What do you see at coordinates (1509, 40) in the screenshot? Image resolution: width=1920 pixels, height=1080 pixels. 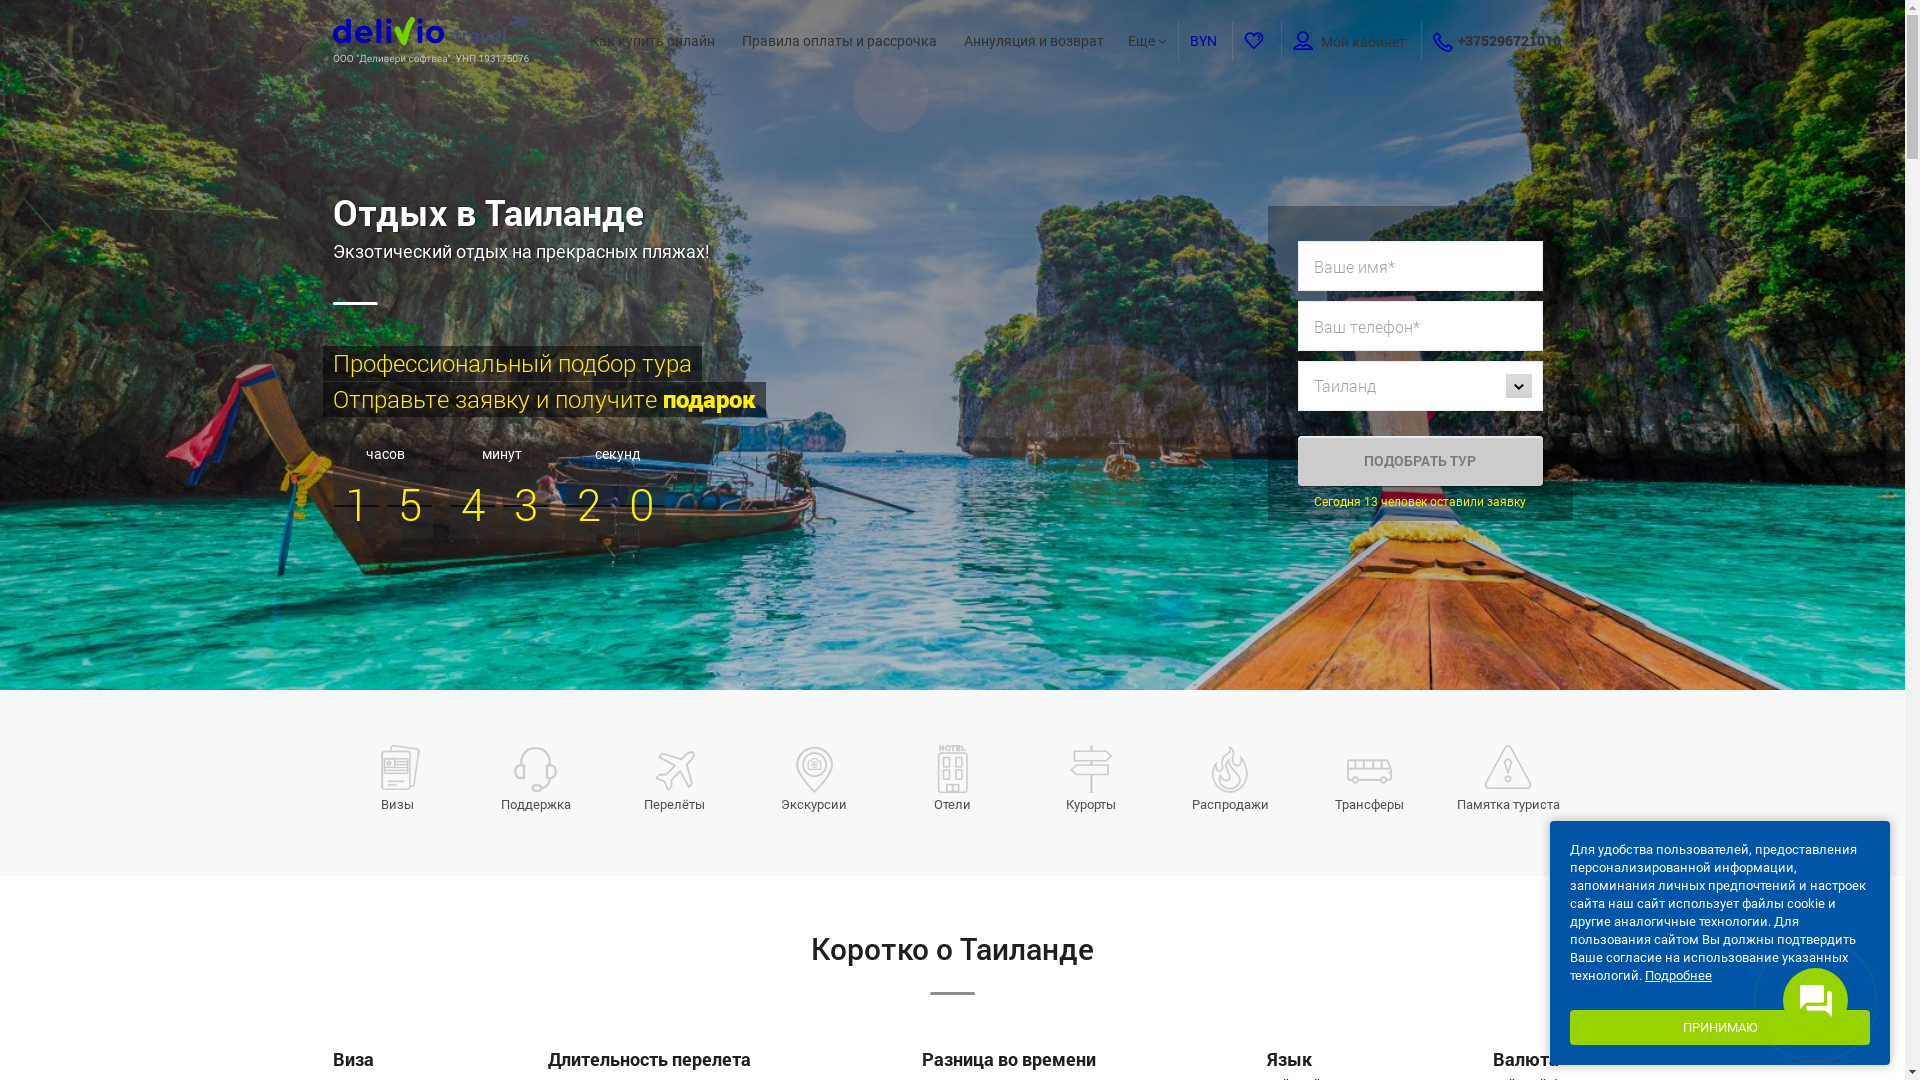 I see `'+375296721010'` at bounding box center [1509, 40].